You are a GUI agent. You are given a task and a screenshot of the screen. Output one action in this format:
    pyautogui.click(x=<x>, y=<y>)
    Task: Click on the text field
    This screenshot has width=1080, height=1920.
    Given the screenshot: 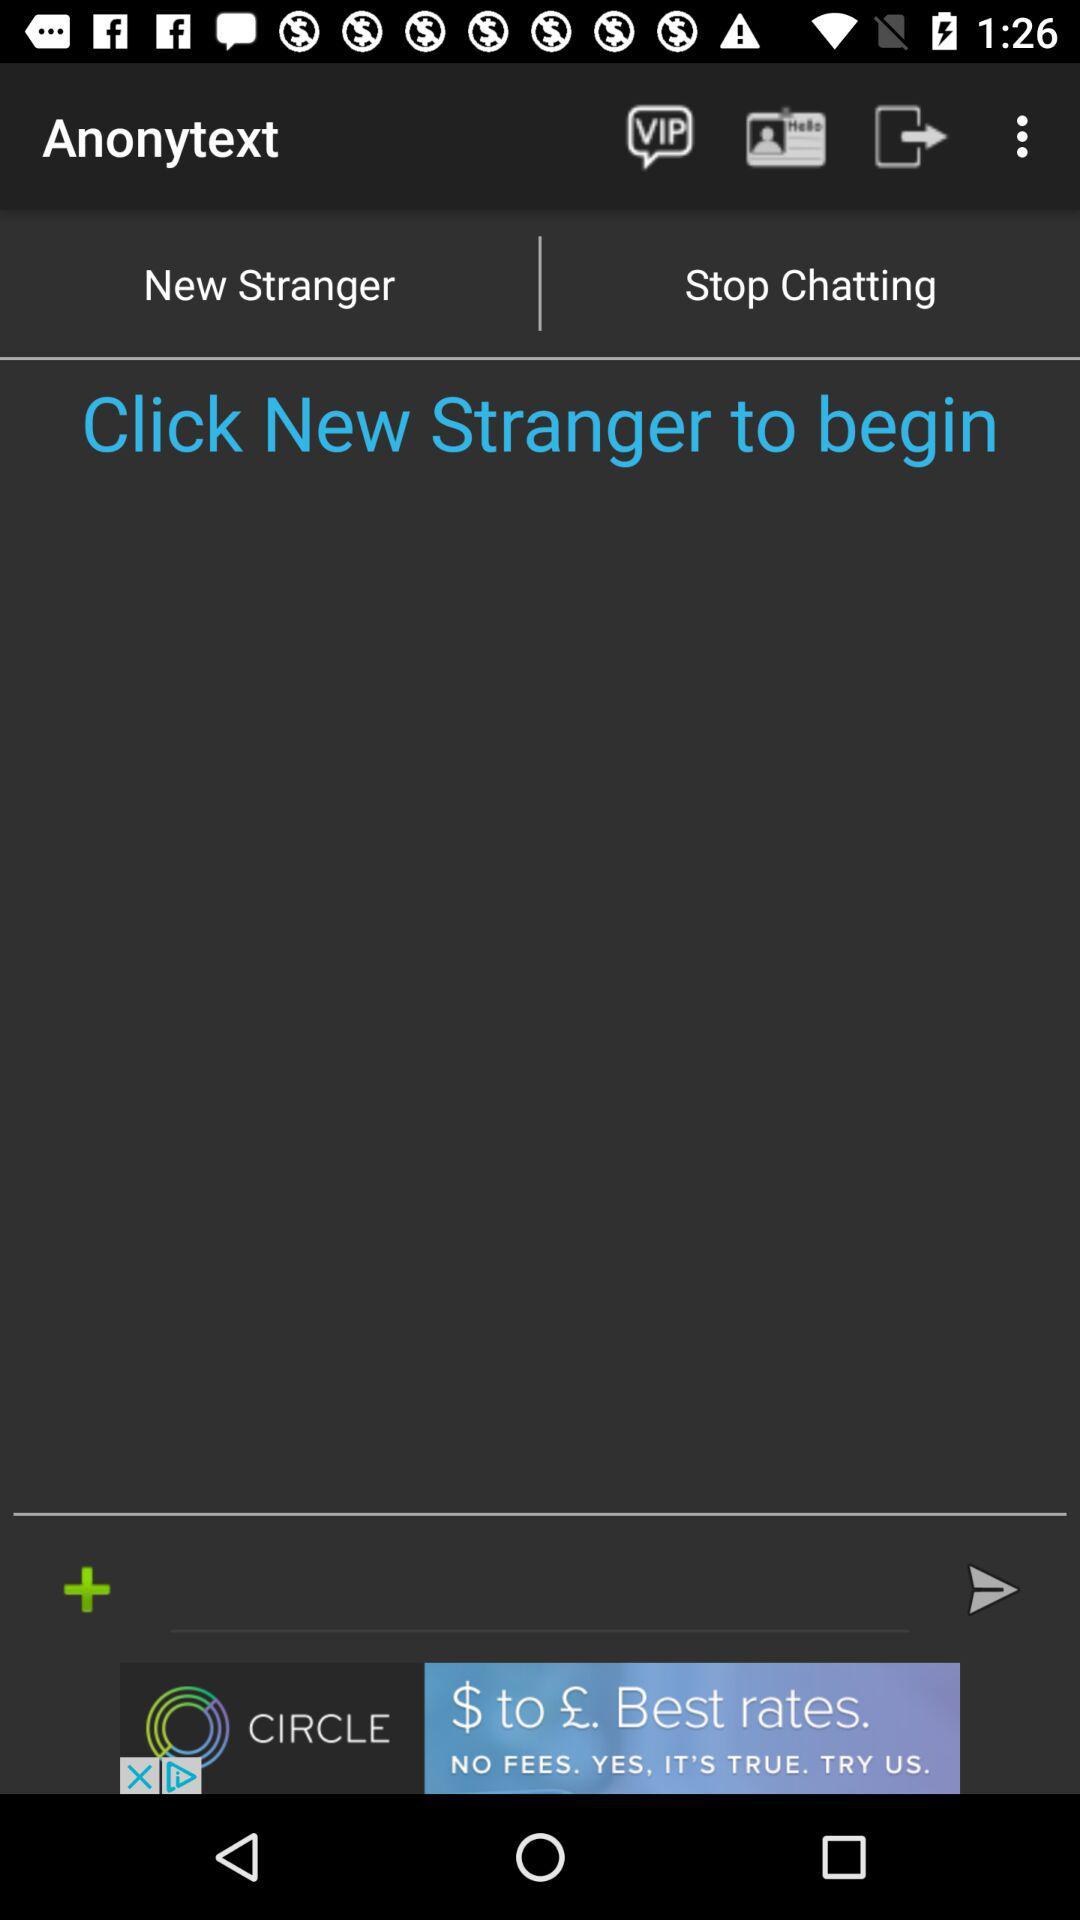 What is the action you would take?
    pyautogui.click(x=540, y=1588)
    